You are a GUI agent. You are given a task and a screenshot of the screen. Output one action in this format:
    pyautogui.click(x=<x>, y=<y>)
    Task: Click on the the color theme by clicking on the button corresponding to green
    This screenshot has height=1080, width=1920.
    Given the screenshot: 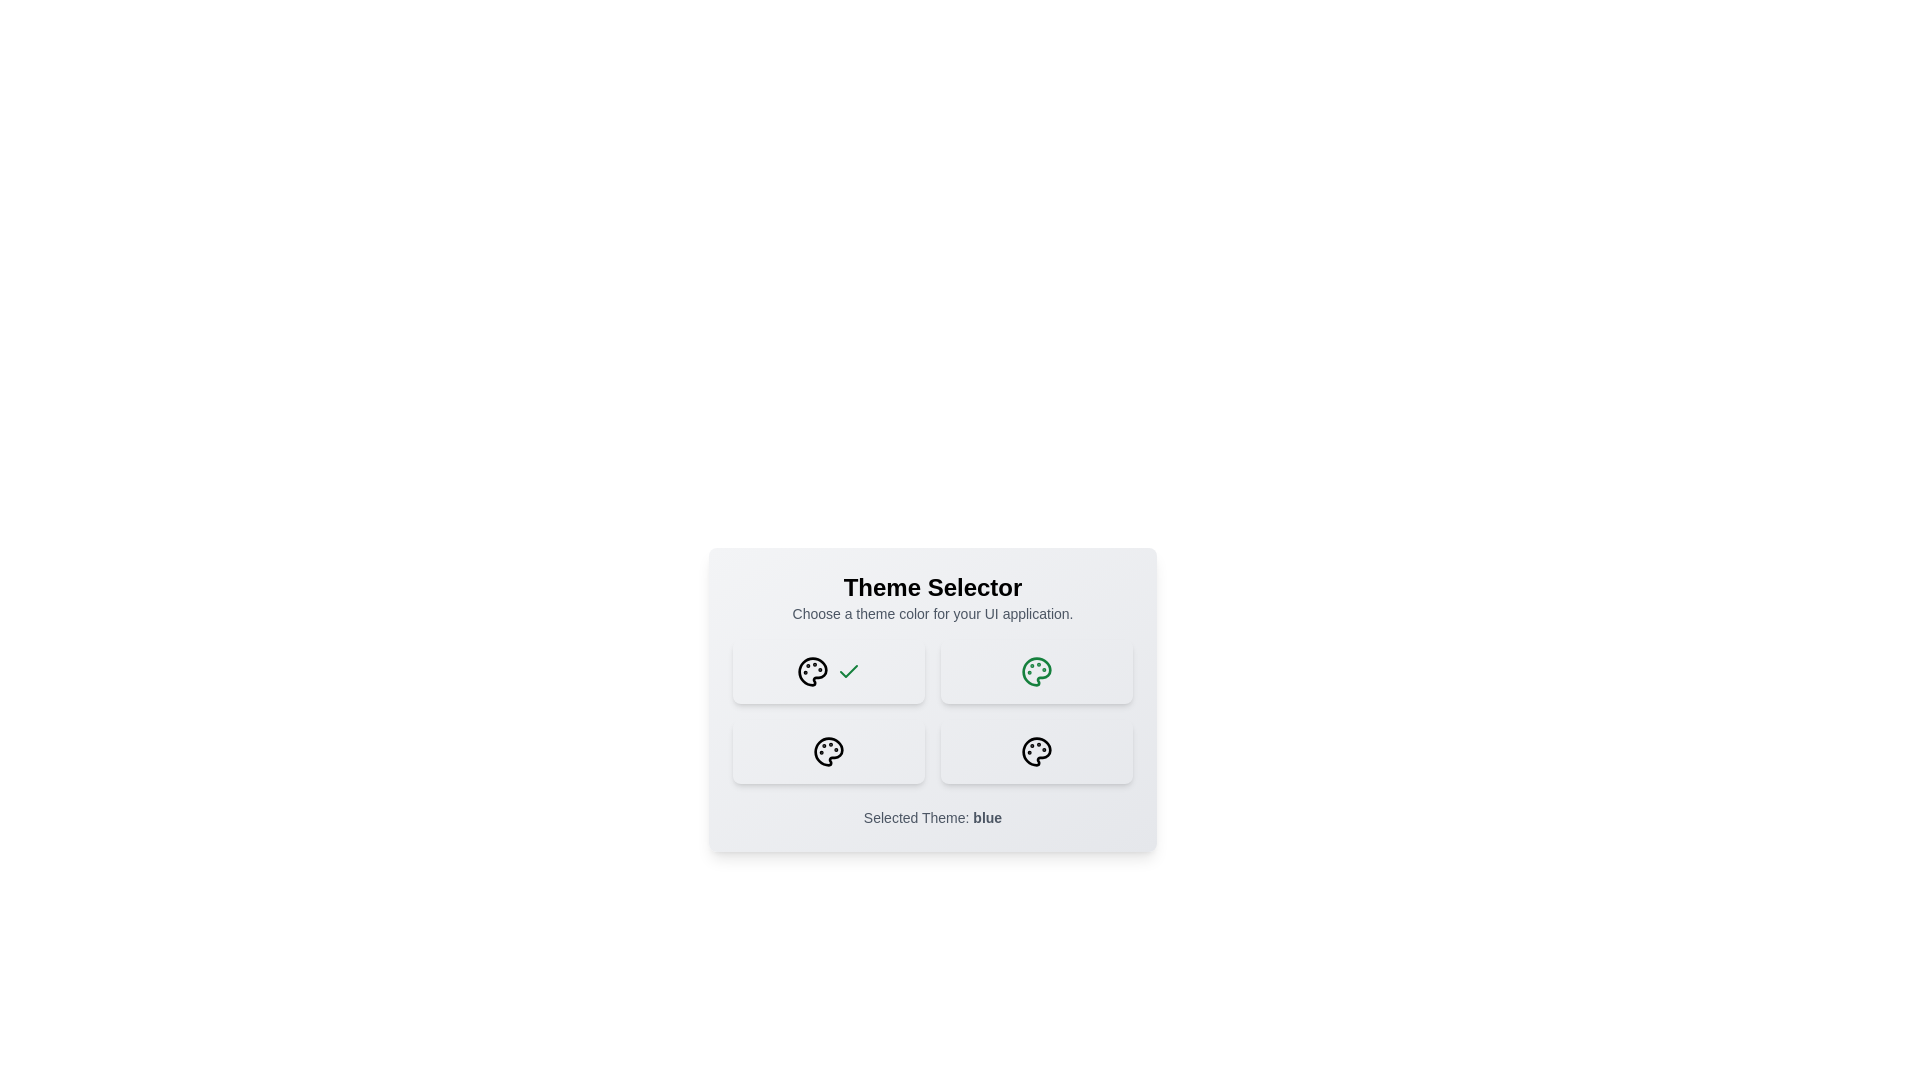 What is the action you would take?
    pyautogui.click(x=1036, y=671)
    